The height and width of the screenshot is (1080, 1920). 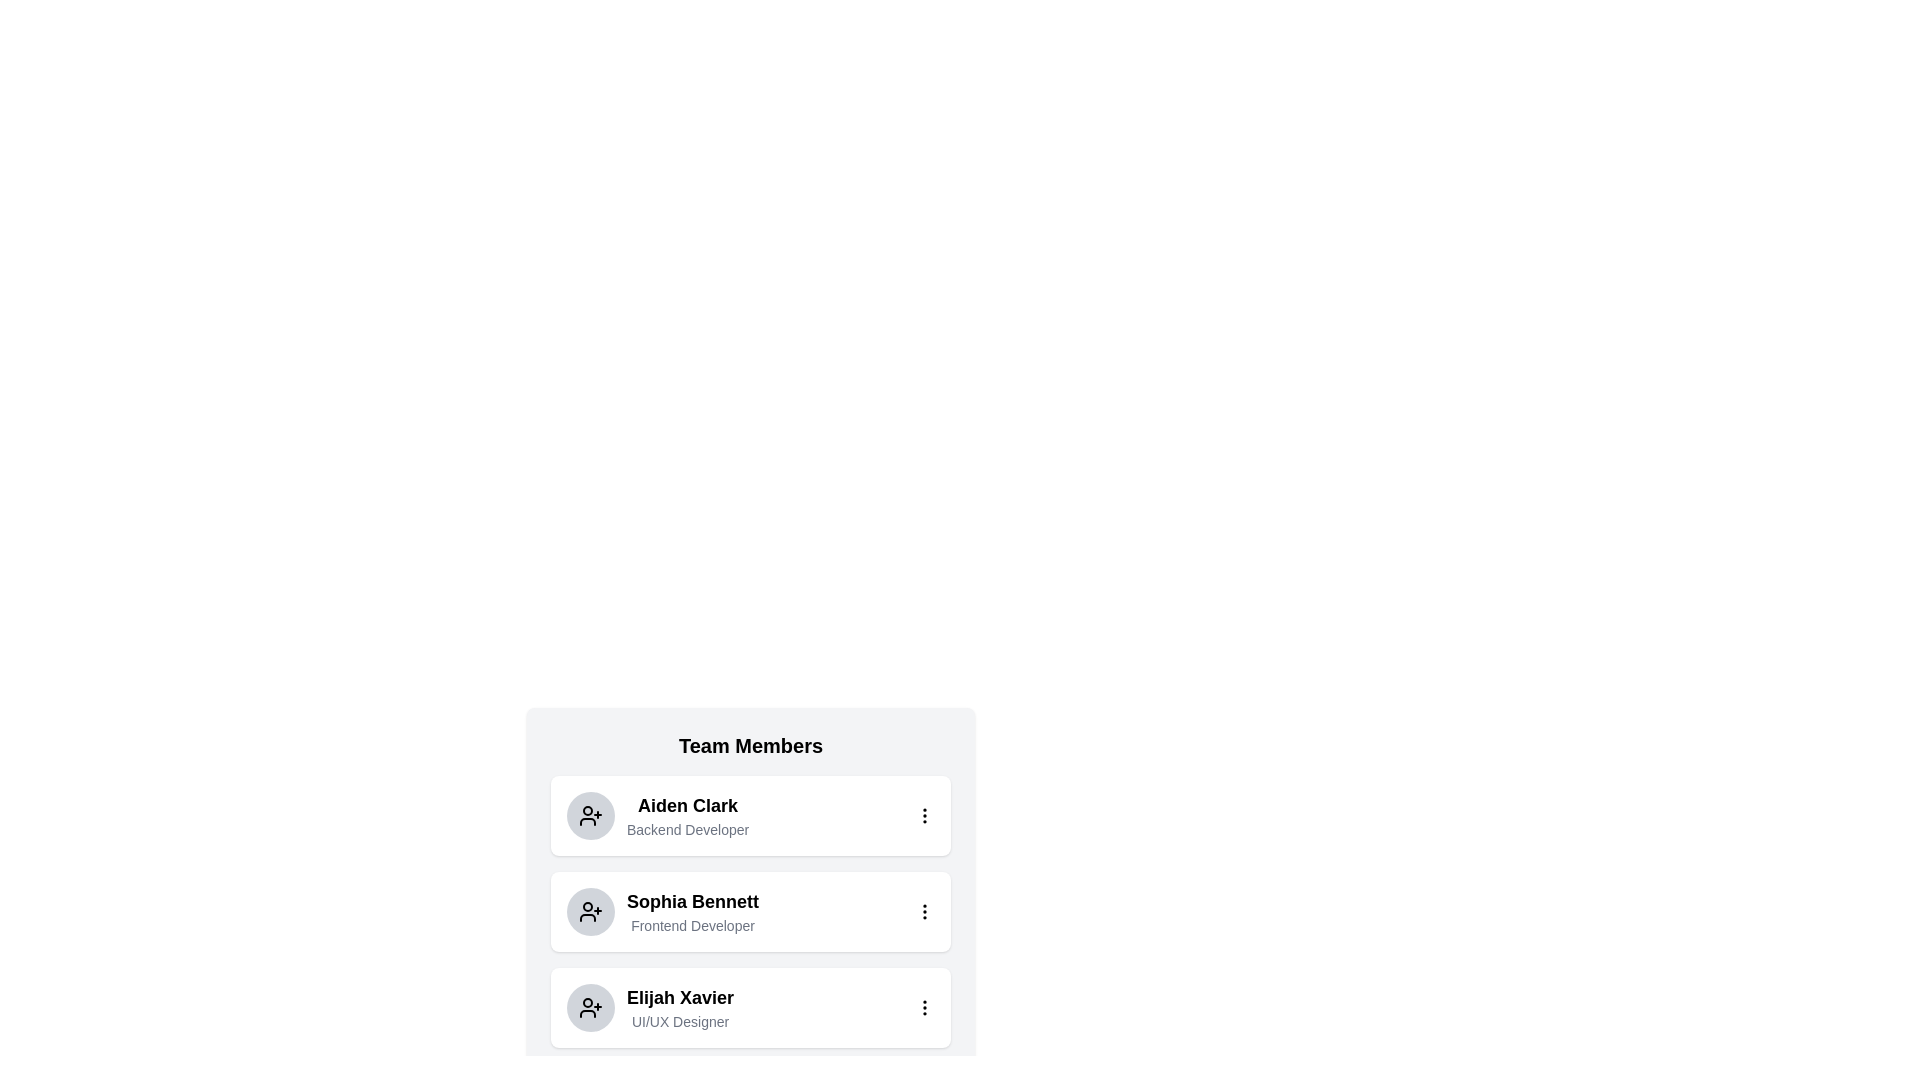 What do you see at coordinates (650, 1007) in the screenshot?
I see `the third profile card in the vertically arranged list` at bounding box center [650, 1007].